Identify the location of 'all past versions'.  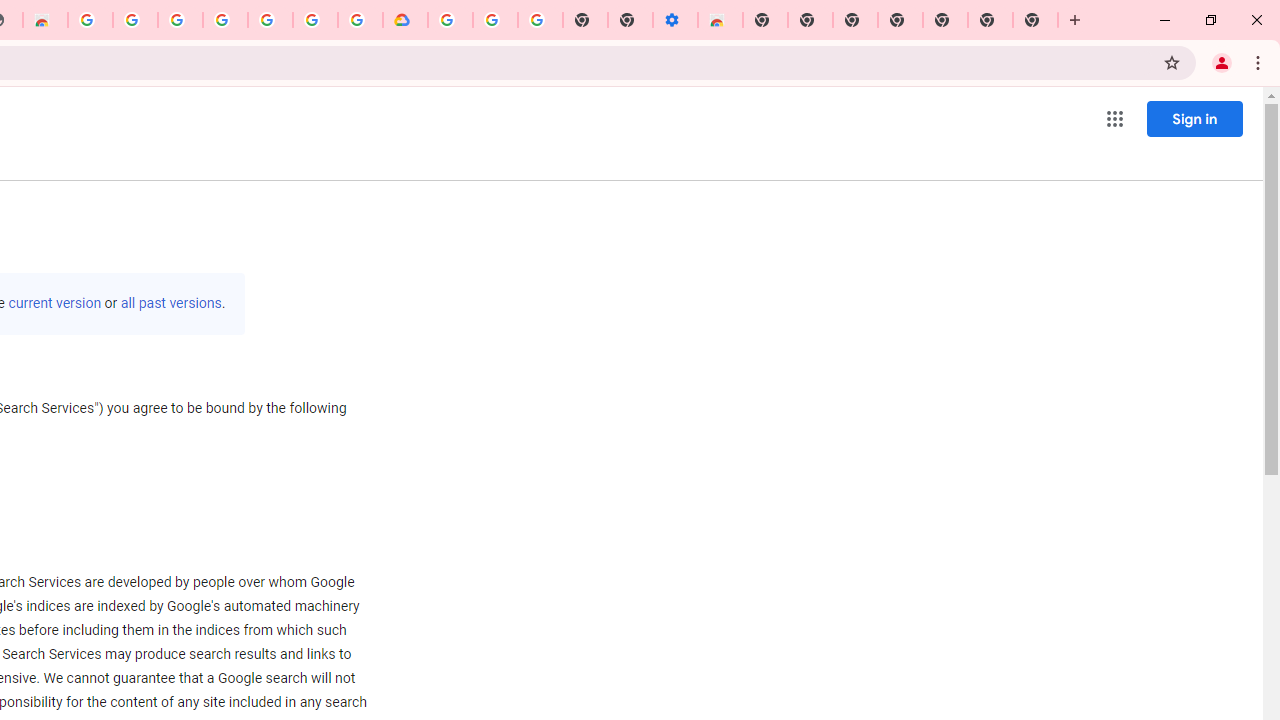
(170, 303).